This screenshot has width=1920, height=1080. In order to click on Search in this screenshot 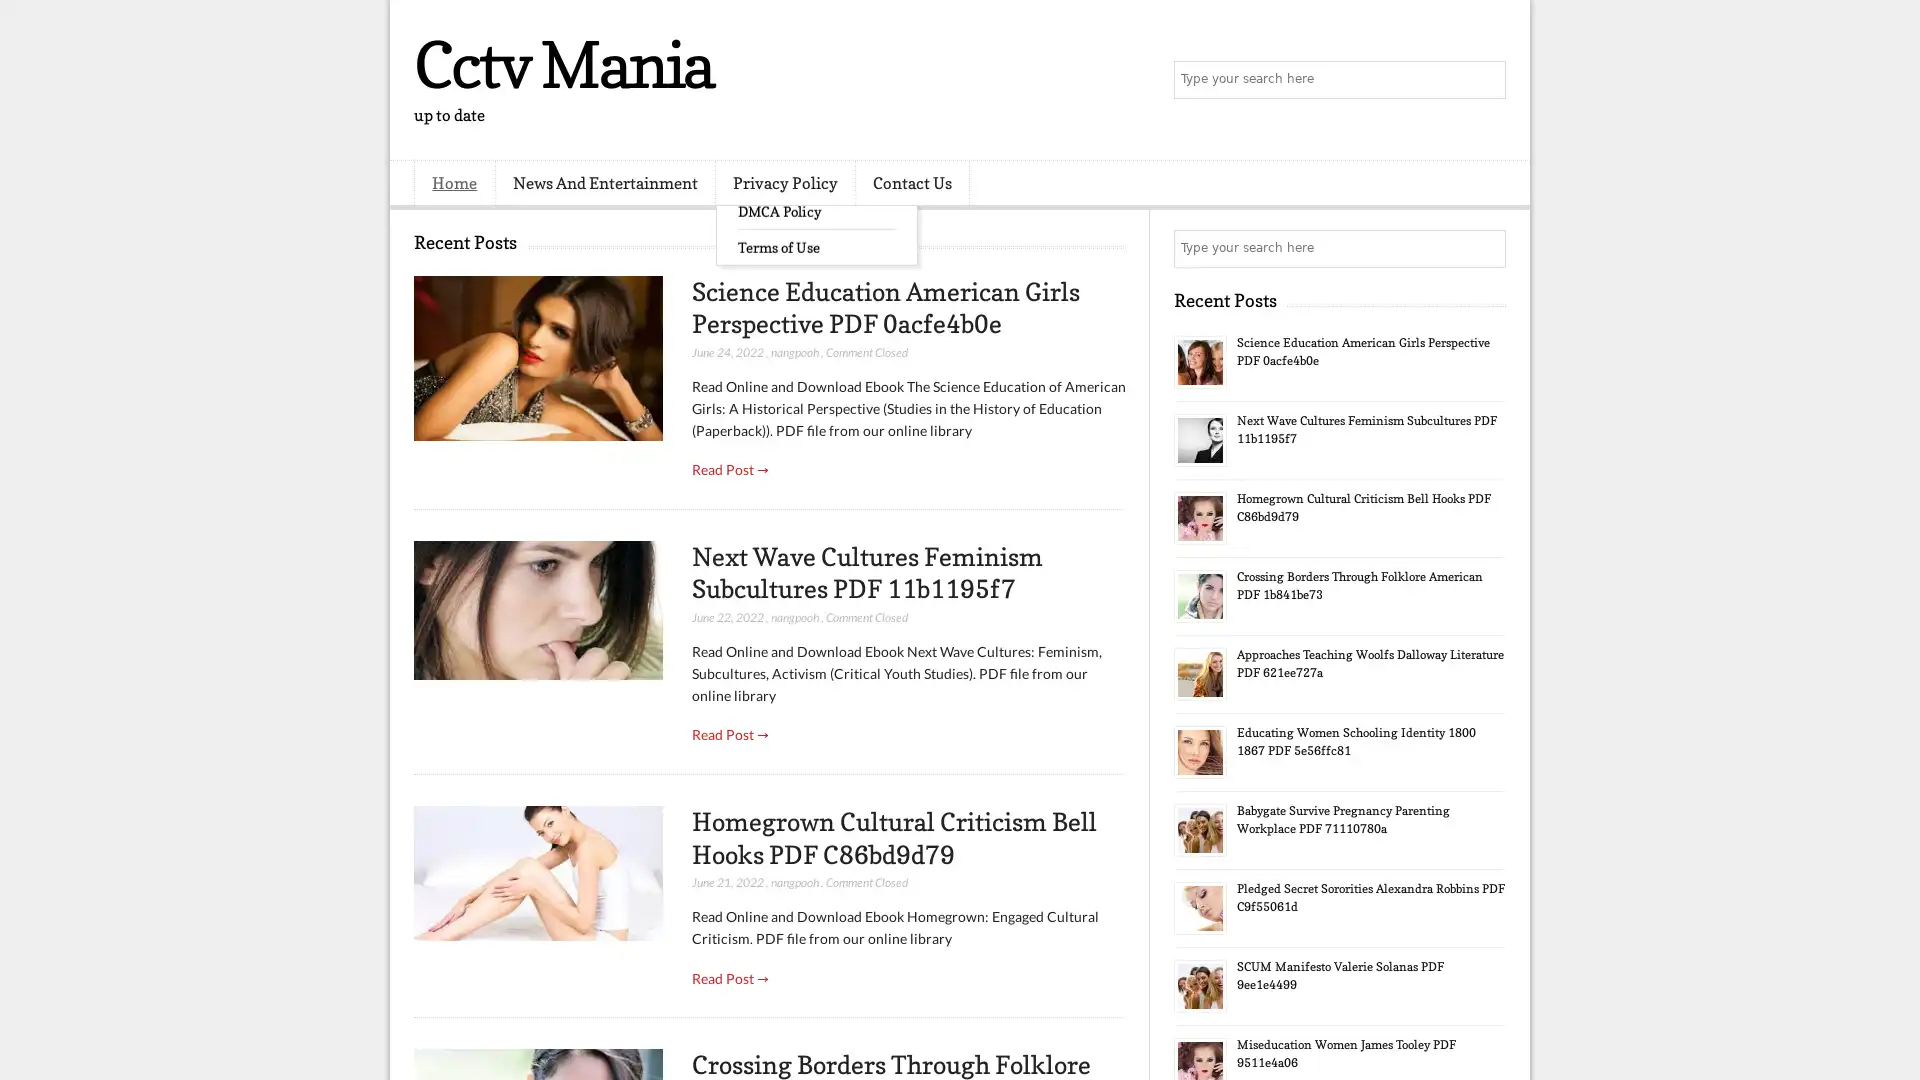, I will do `click(1485, 248)`.